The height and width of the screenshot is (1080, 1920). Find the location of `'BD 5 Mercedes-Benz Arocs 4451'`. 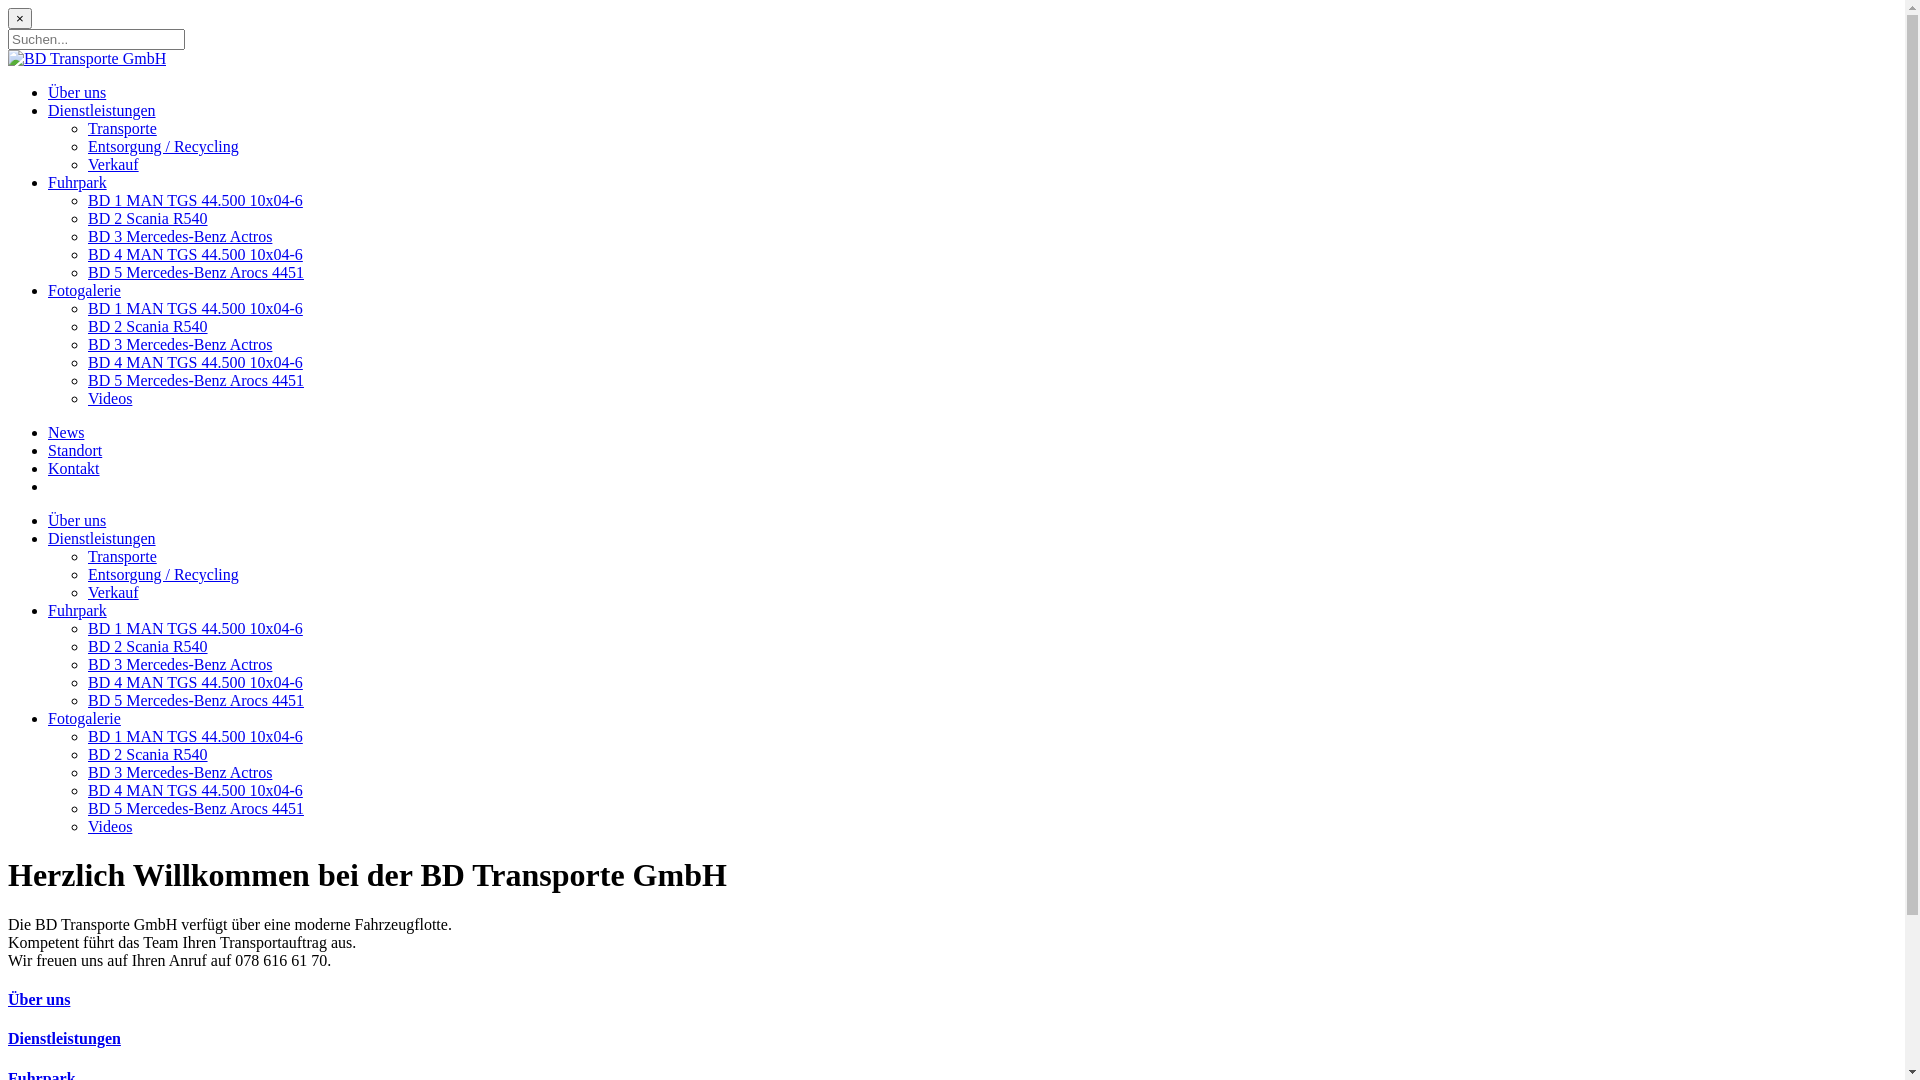

'BD 5 Mercedes-Benz Arocs 4451' is located at coordinates (196, 807).